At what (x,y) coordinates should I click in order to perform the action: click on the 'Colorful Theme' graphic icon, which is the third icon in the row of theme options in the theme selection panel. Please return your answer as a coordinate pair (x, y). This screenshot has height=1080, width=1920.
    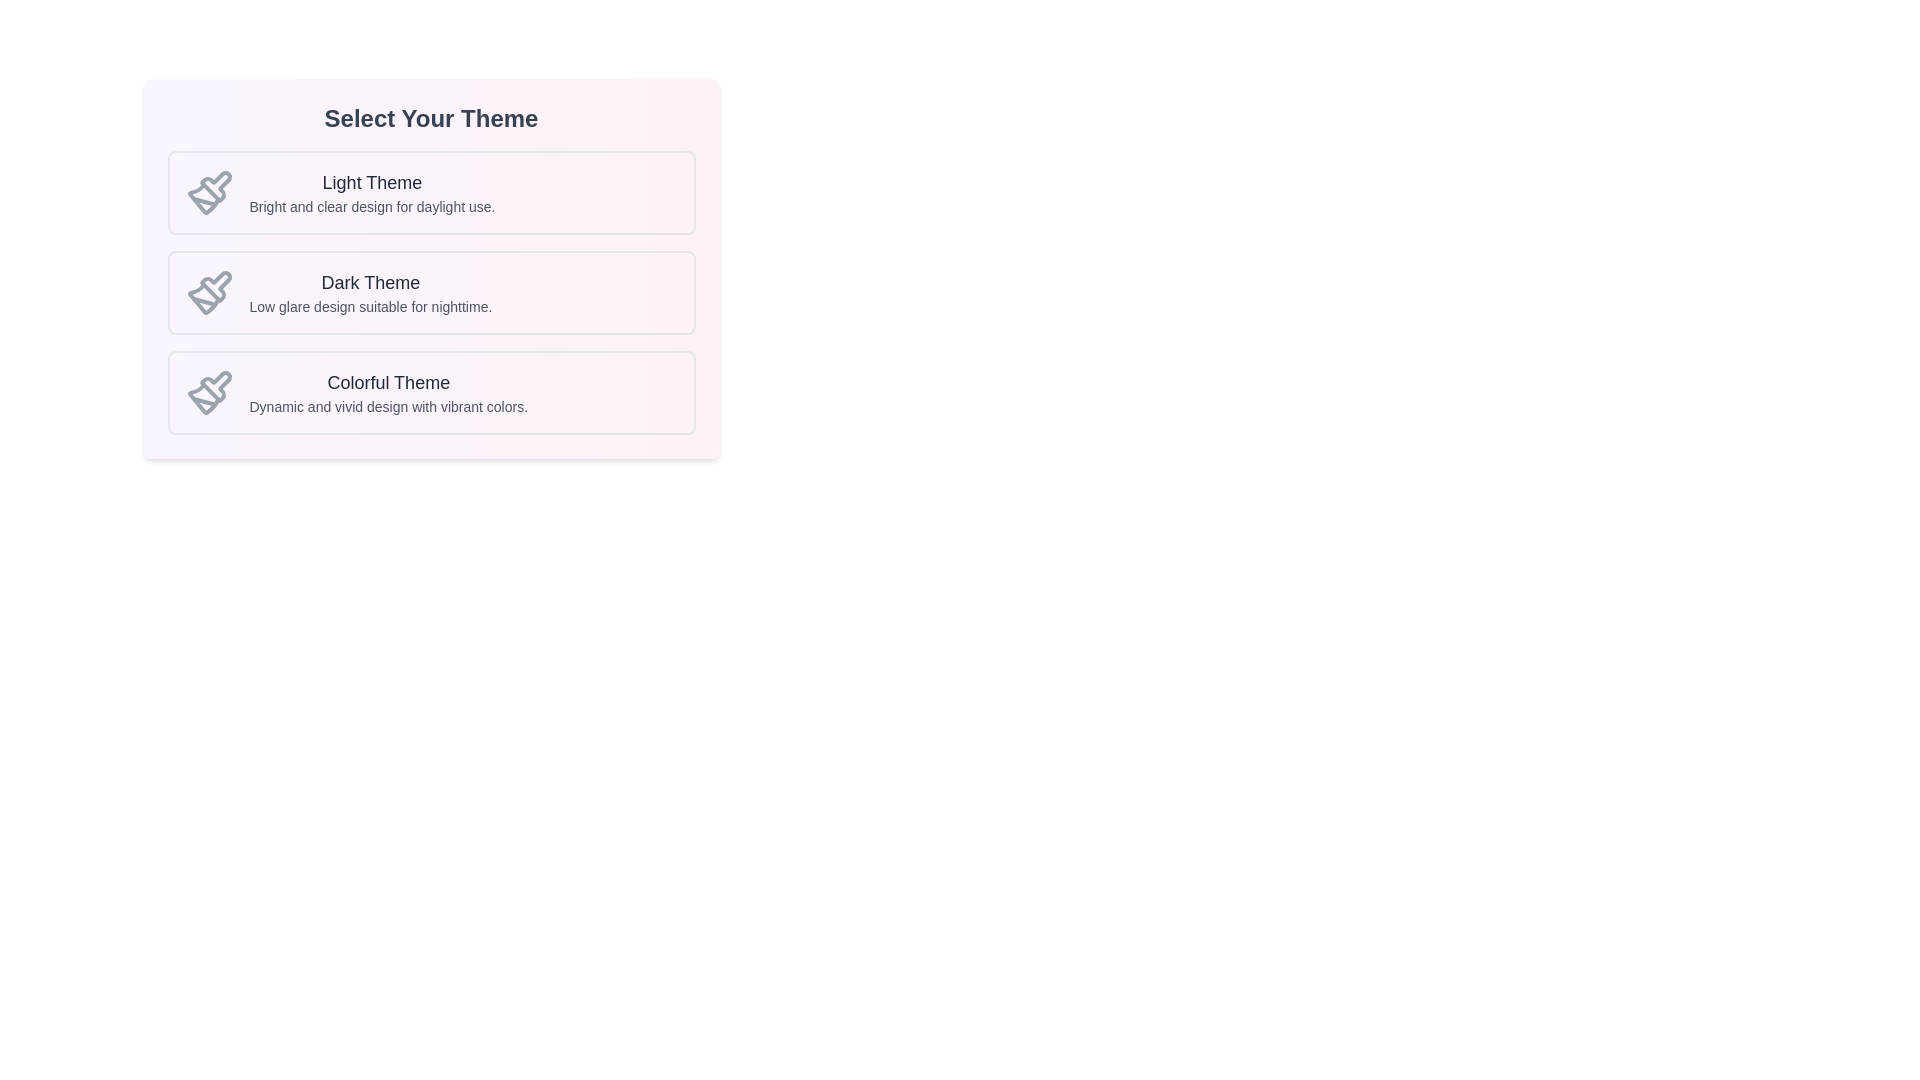
    Looking at the image, I should click on (203, 398).